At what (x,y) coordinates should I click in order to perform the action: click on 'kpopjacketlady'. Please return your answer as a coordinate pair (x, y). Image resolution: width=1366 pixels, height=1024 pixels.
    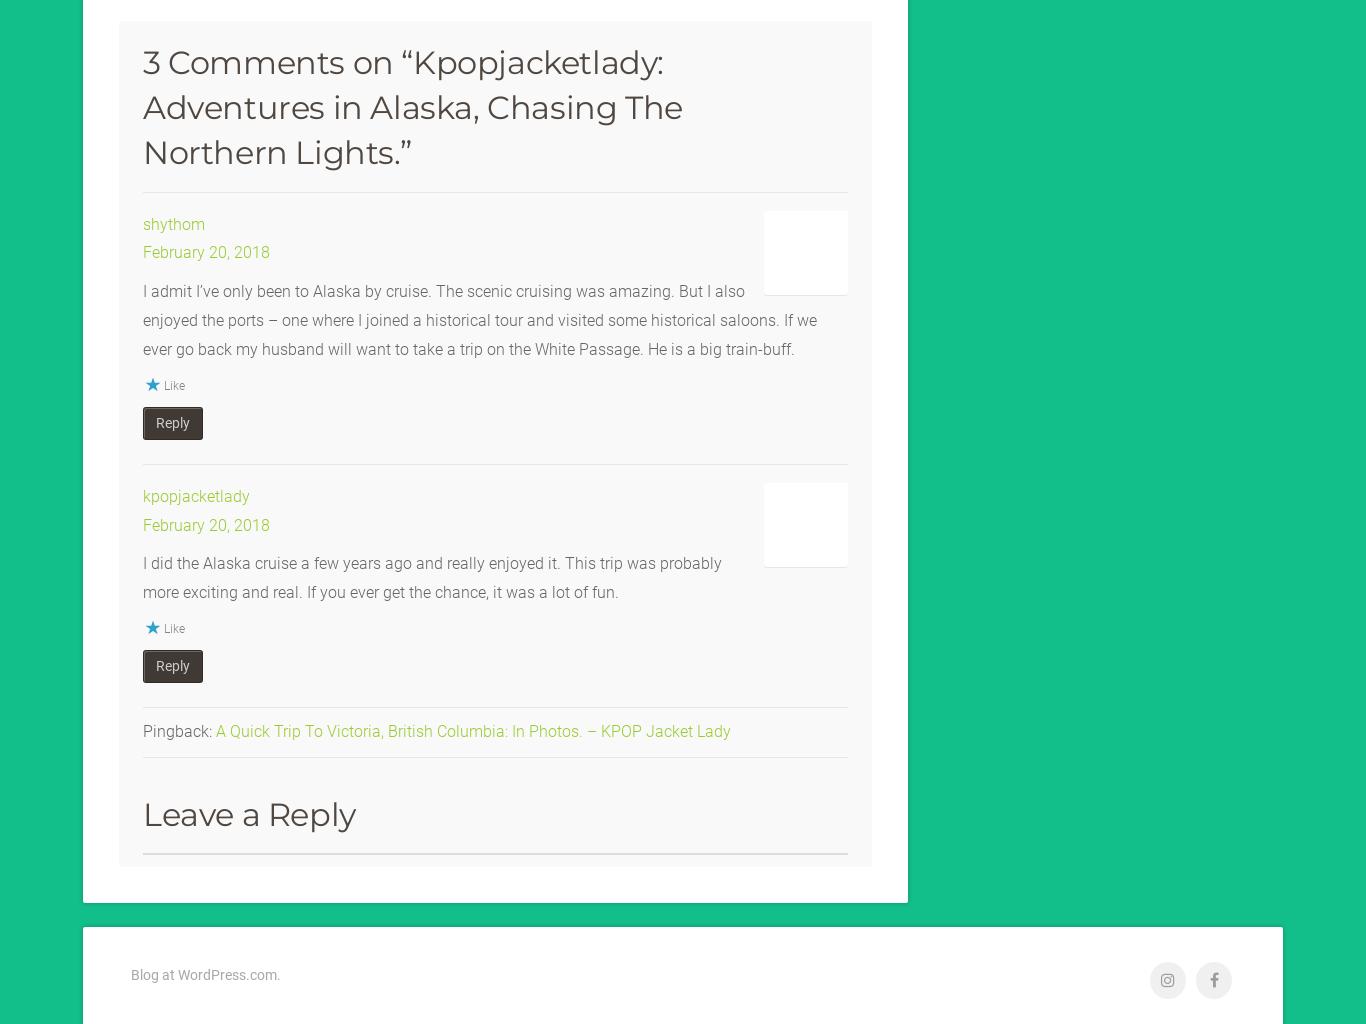
    Looking at the image, I should click on (195, 493).